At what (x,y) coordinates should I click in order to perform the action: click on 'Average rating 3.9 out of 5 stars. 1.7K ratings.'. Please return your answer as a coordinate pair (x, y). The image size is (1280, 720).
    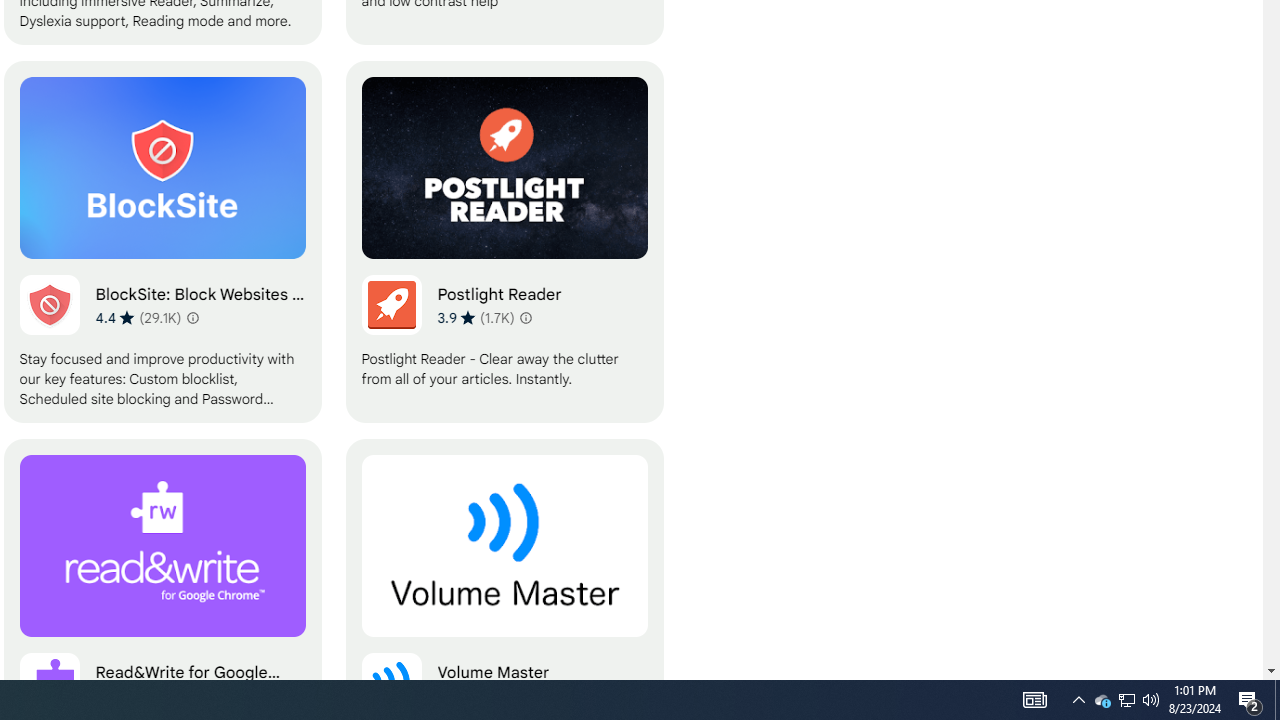
    Looking at the image, I should click on (474, 316).